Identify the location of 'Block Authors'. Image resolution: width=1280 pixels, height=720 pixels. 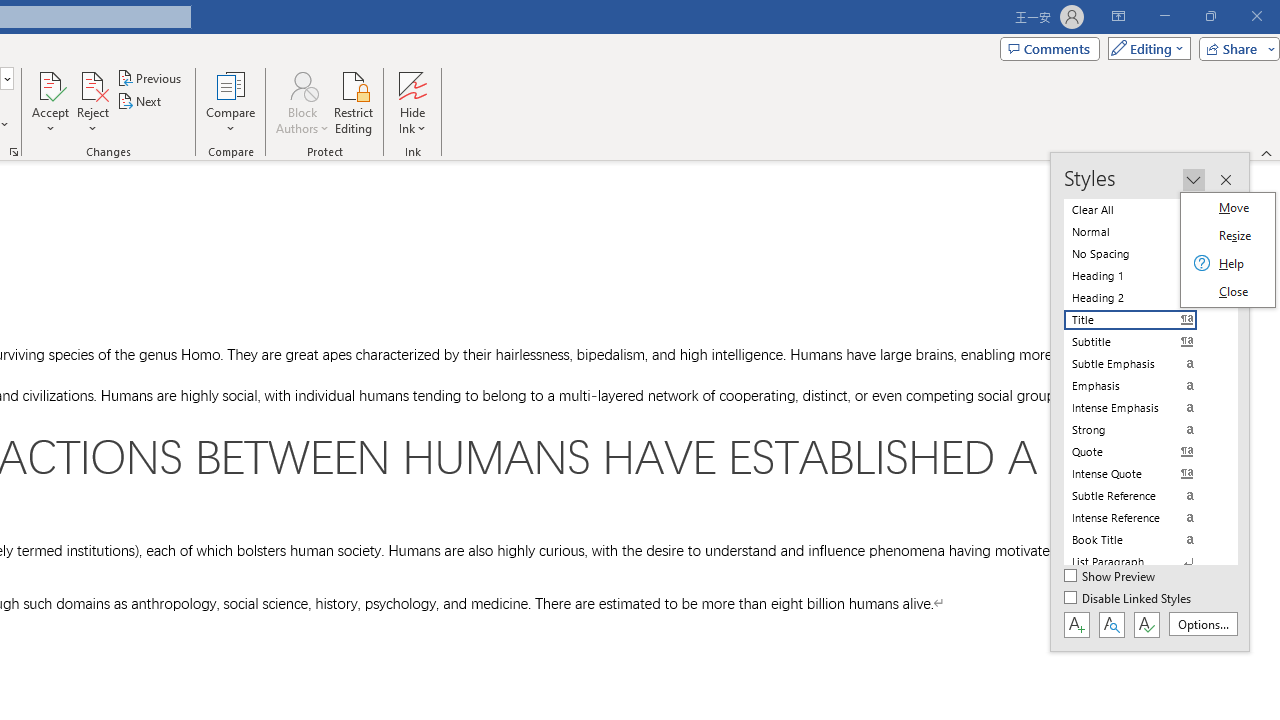
(301, 103).